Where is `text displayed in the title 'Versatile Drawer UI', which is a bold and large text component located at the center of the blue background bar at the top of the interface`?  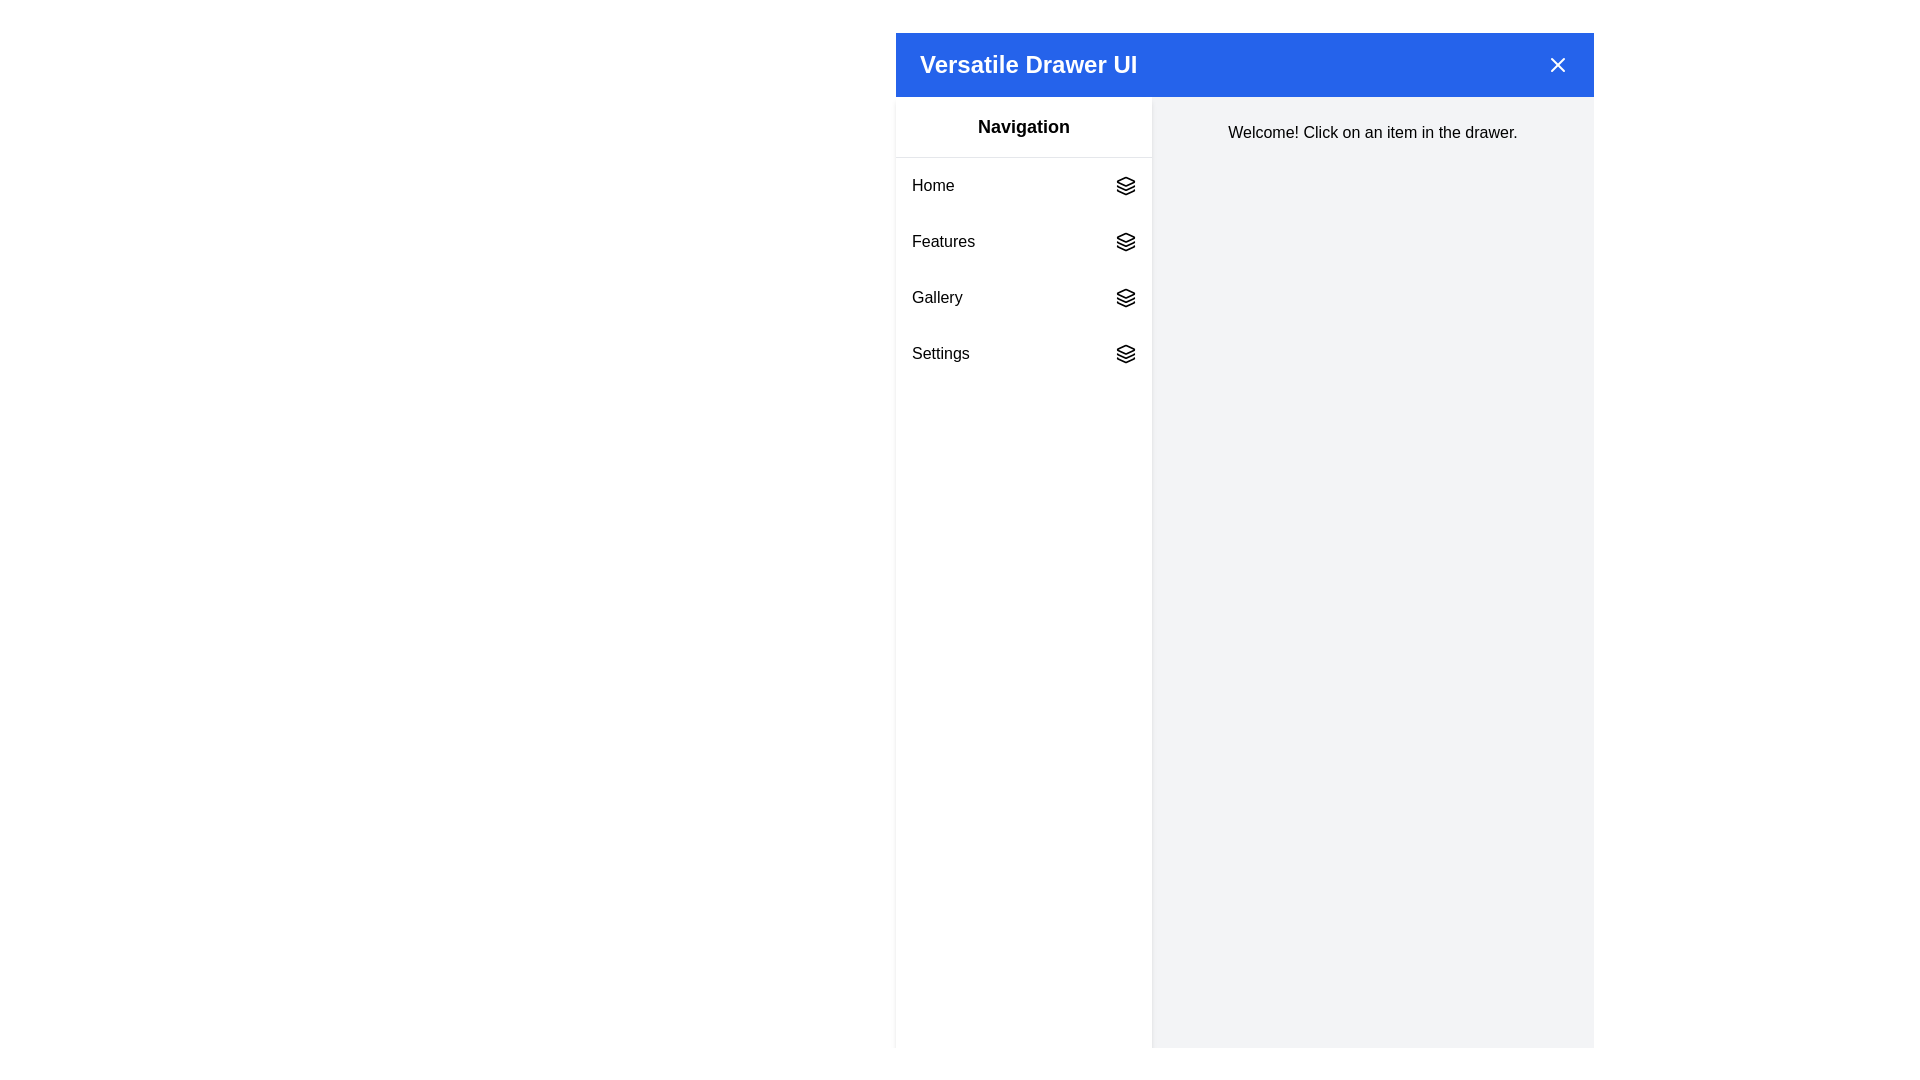 text displayed in the title 'Versatile Drawer UI', which is a bold and large text component located at the center of the blue background bar at the top of the interface is located at coordinates (1028, 64).